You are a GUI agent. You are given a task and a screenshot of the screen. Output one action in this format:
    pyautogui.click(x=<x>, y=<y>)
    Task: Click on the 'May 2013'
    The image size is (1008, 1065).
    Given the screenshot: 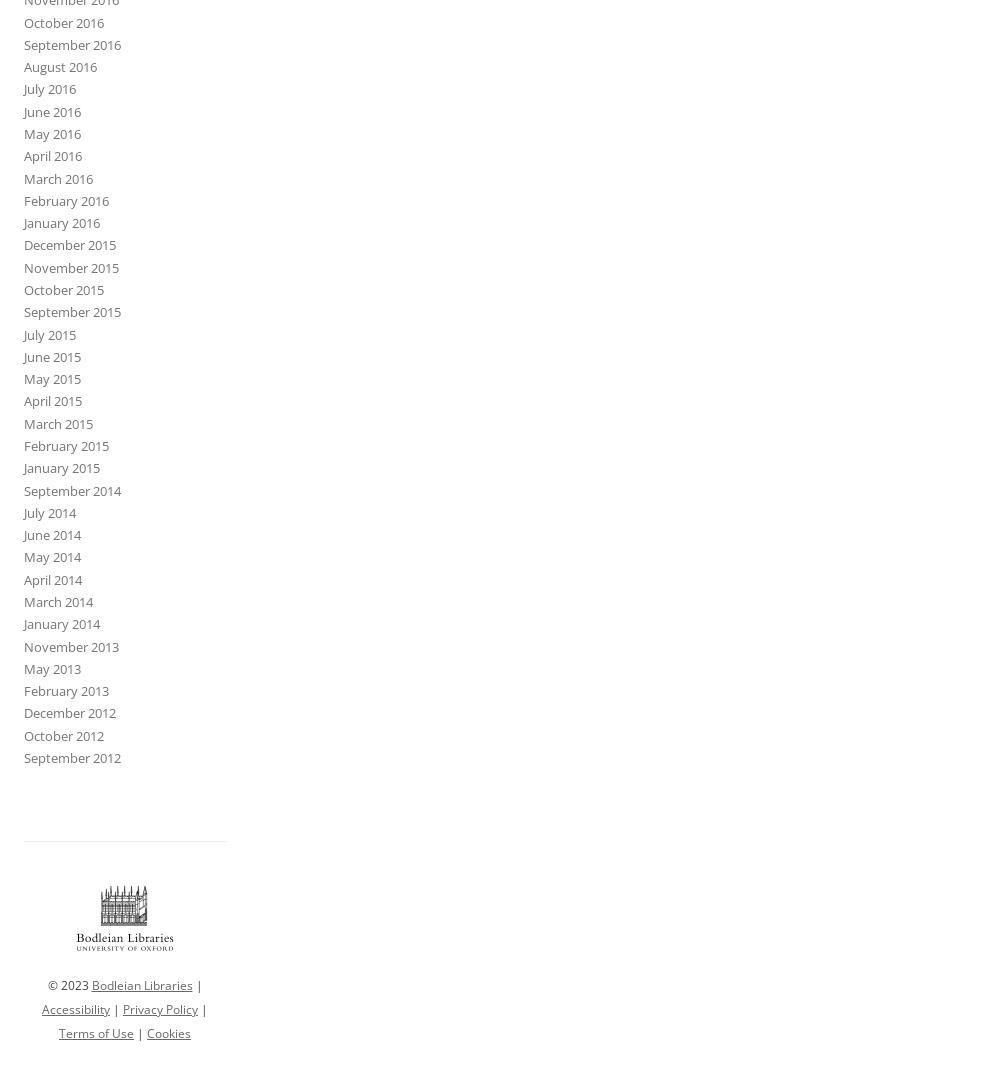 What is the action you would take?
    pyautogui.click(x=52, y=667)
    